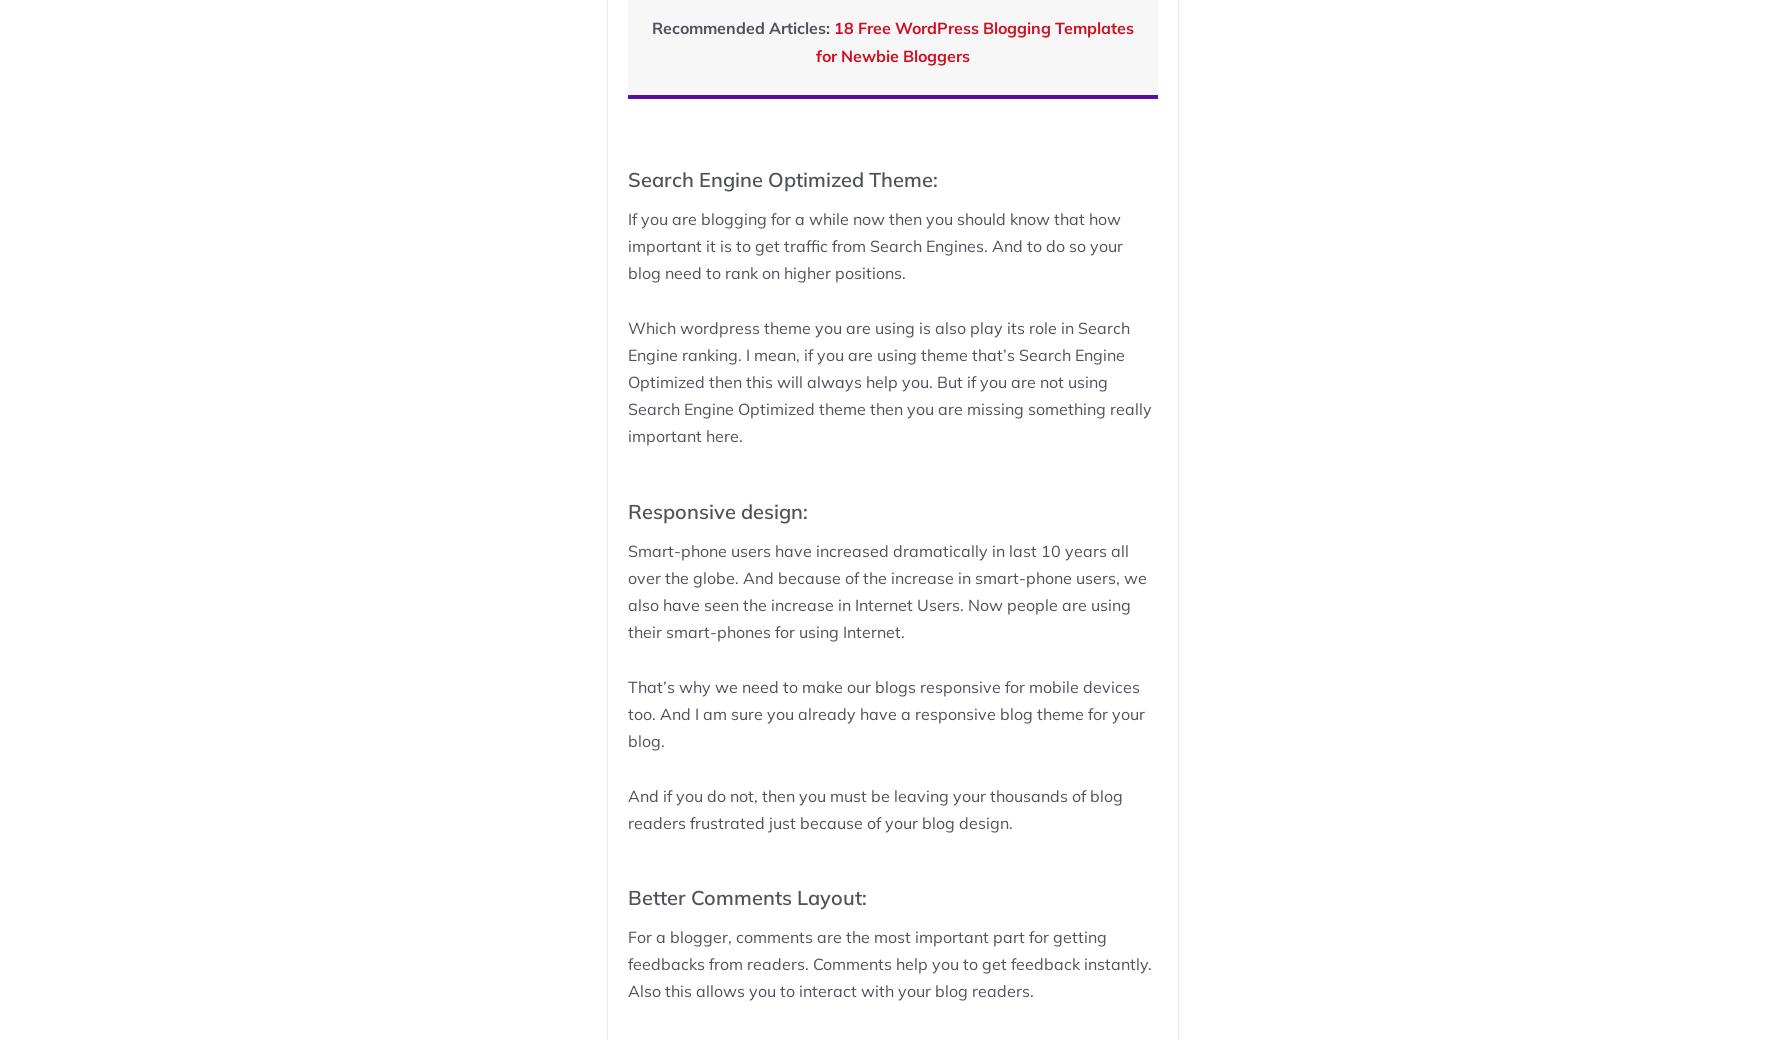  Describe the element at coordinates (873, 807) in the screenshot. I see `'And if you do not, then you must be leaving your thousands of blog readers frustrated just because of your blog design.'` at that location.